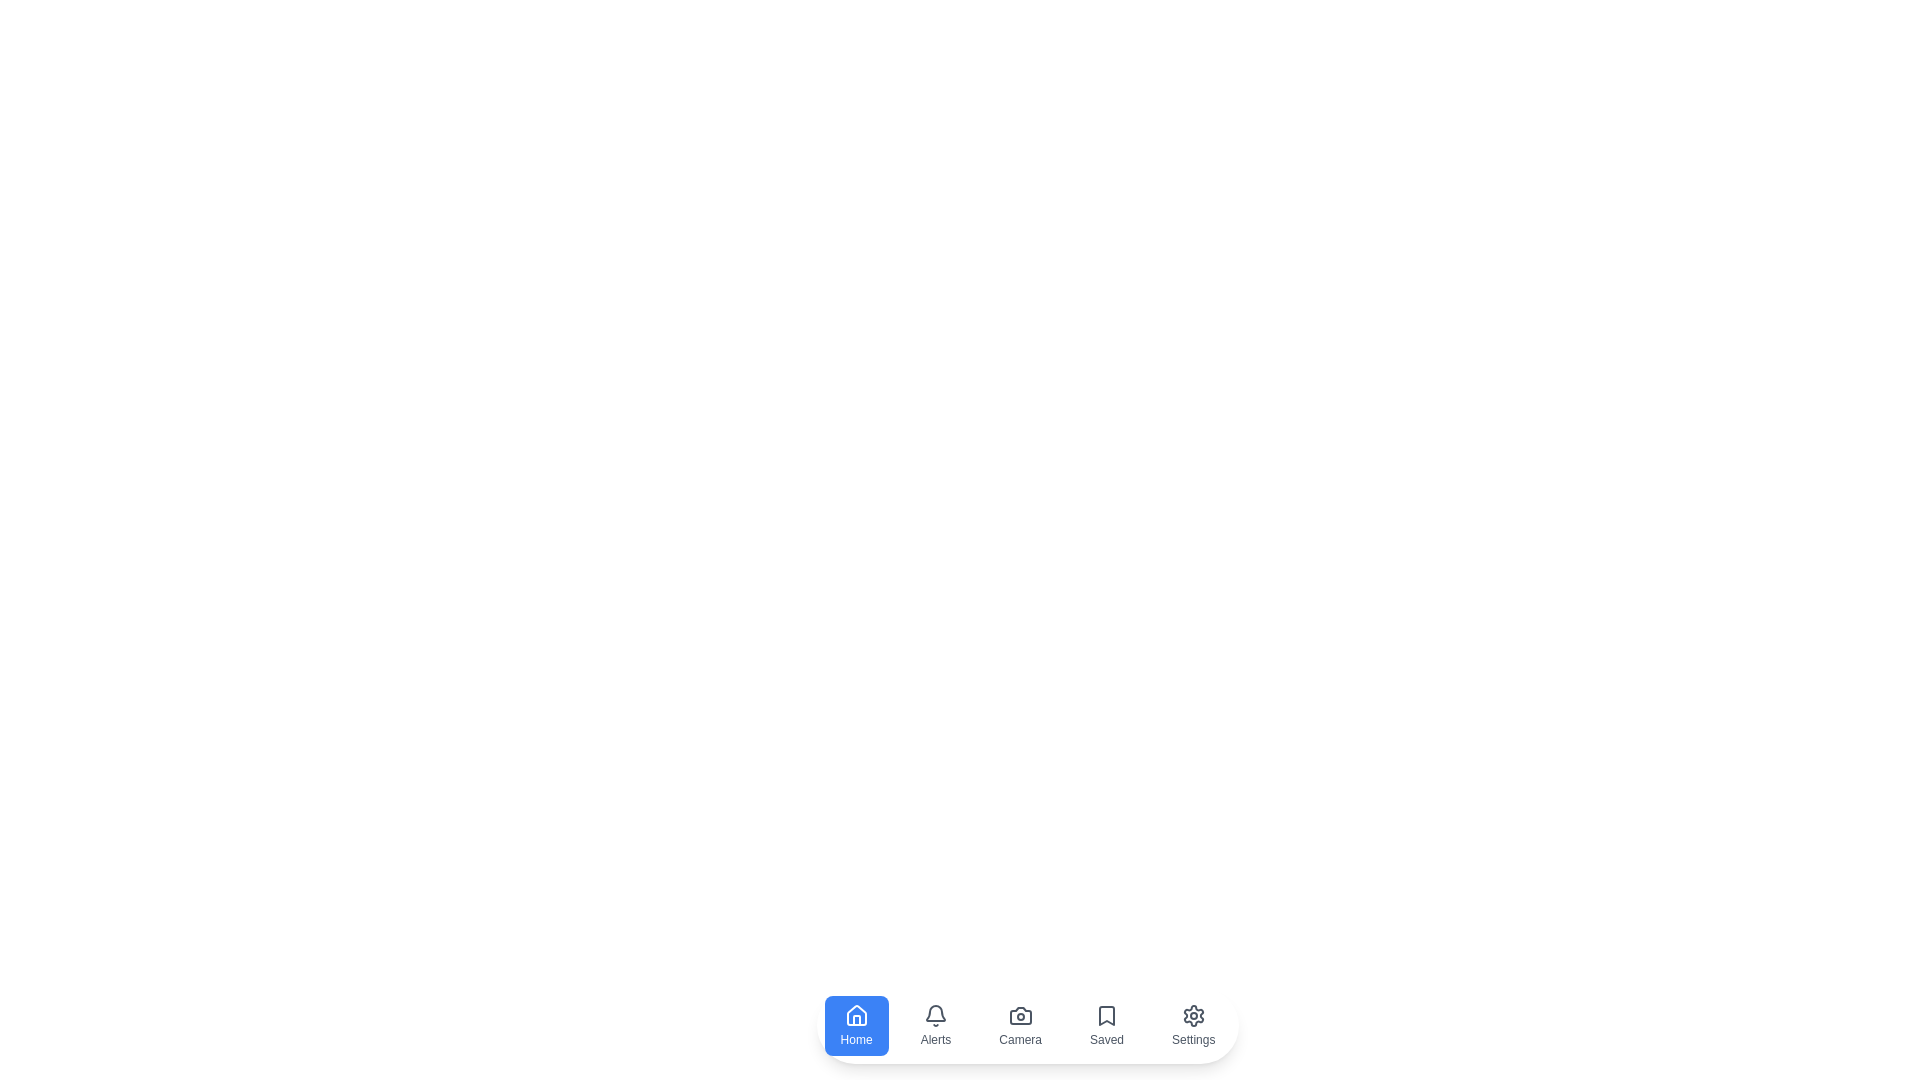 The height and width of the screenshot is (1080, 1920). What do you see at coordinates (1193, 1026) in the screenshot?
I see `the navigation item Settings by clicking on its respective button` at bounding box center [1193, 1026].